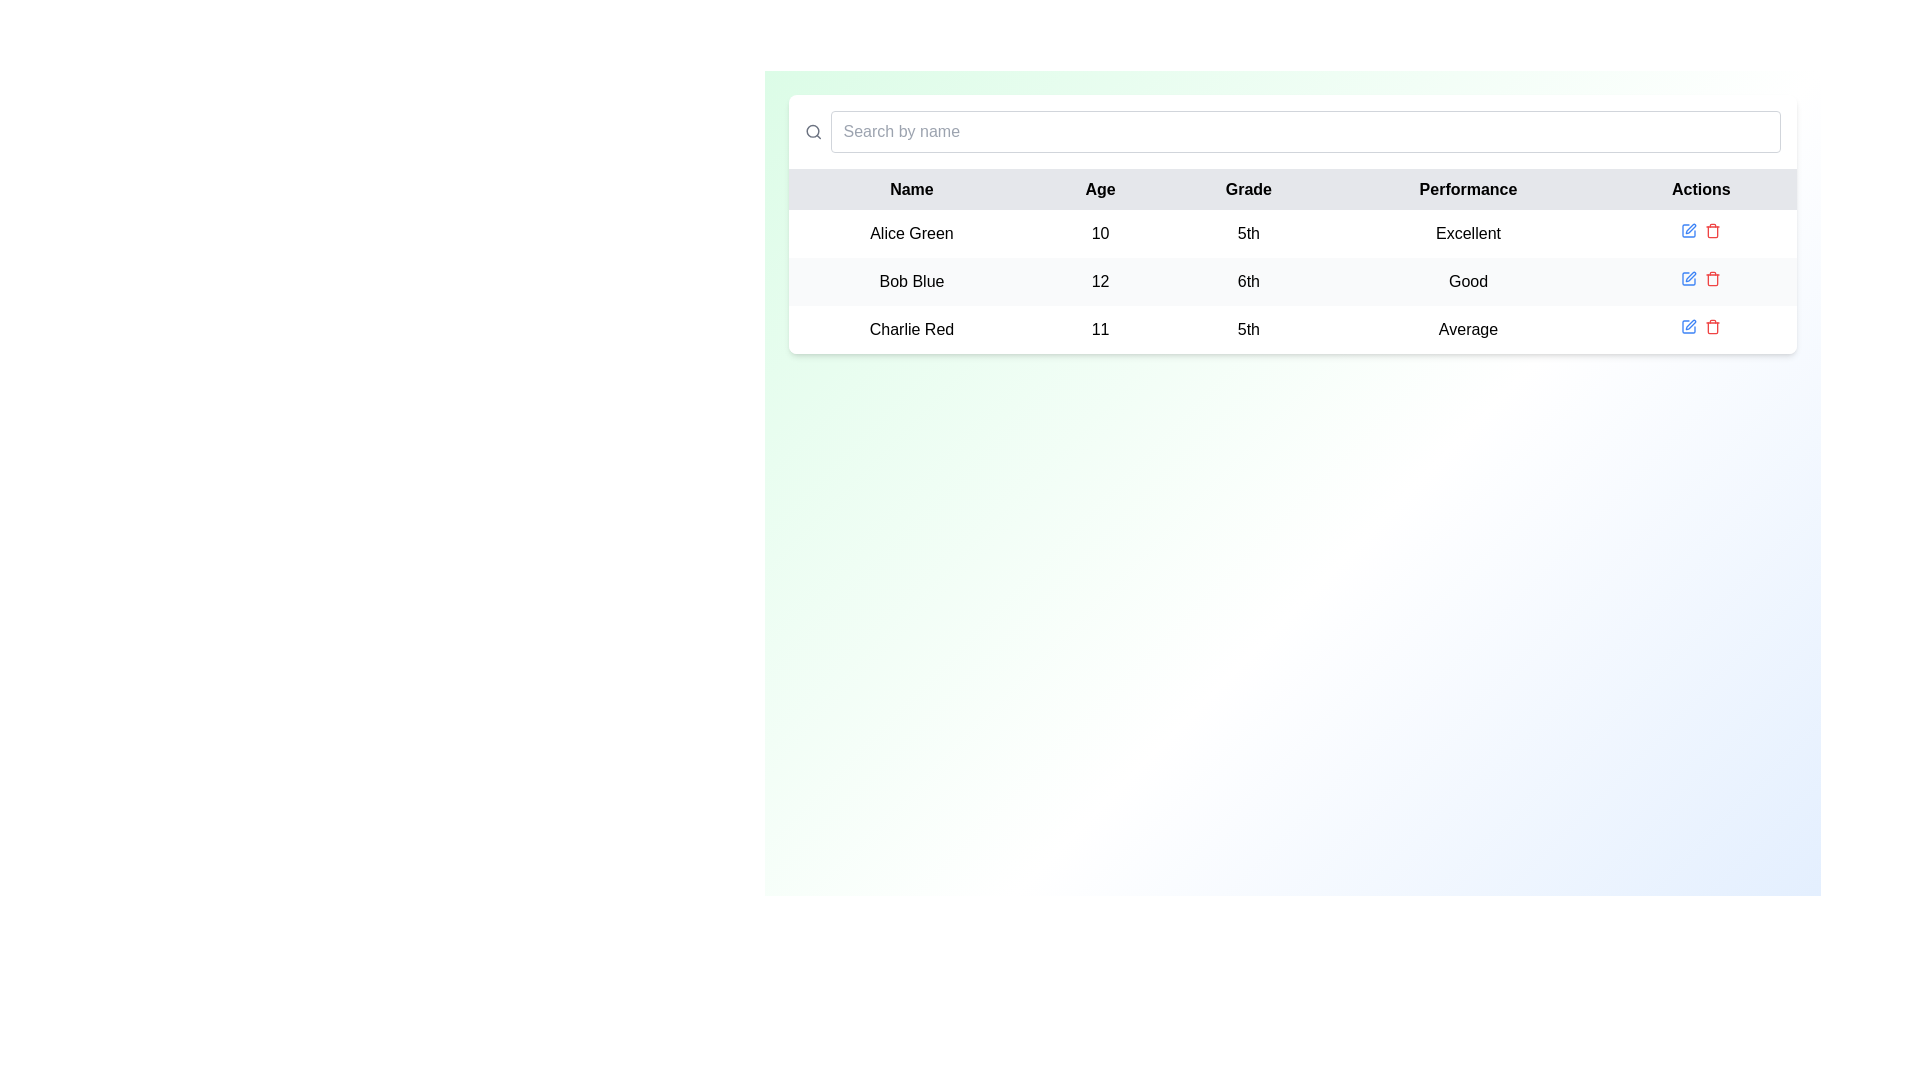 The height and width of the screenshot is (1080, 1920). What do you see at coordinates (1468, 233) in the screenshot?
I see `the text label representing the performance rating 'Excellent' for 'Alice Green' in the table's 'Performance' column` at bounding box center [1468, 233].